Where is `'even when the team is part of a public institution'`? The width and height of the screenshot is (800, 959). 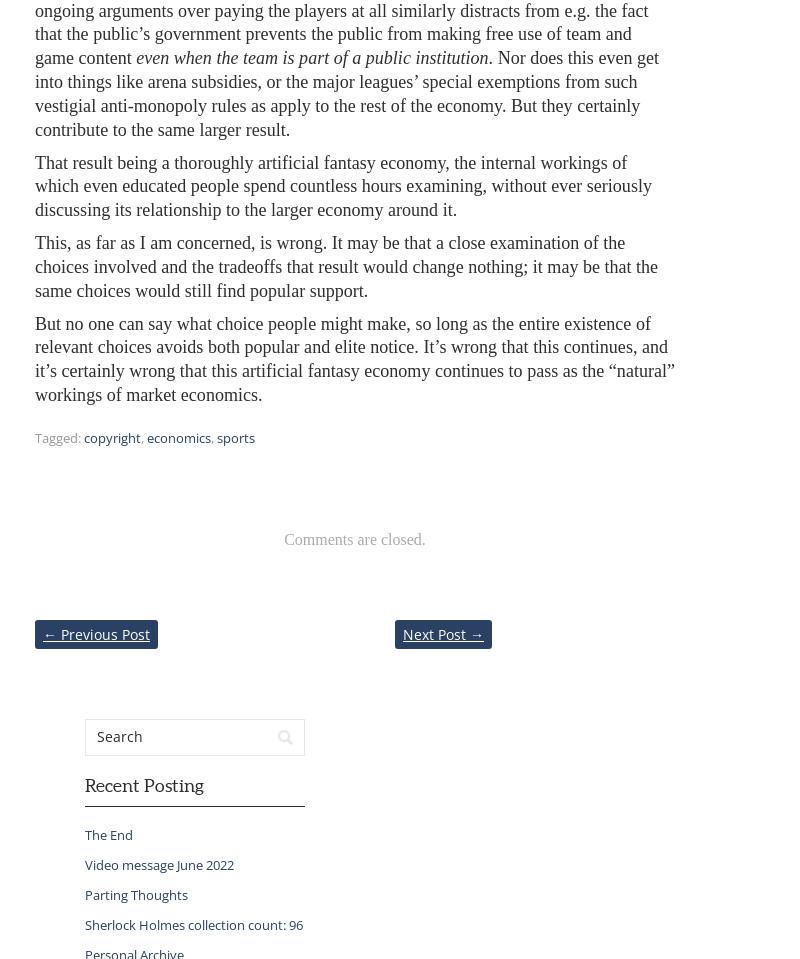 'even when the team is part of a public institution' is located at coordinates (311, 57).